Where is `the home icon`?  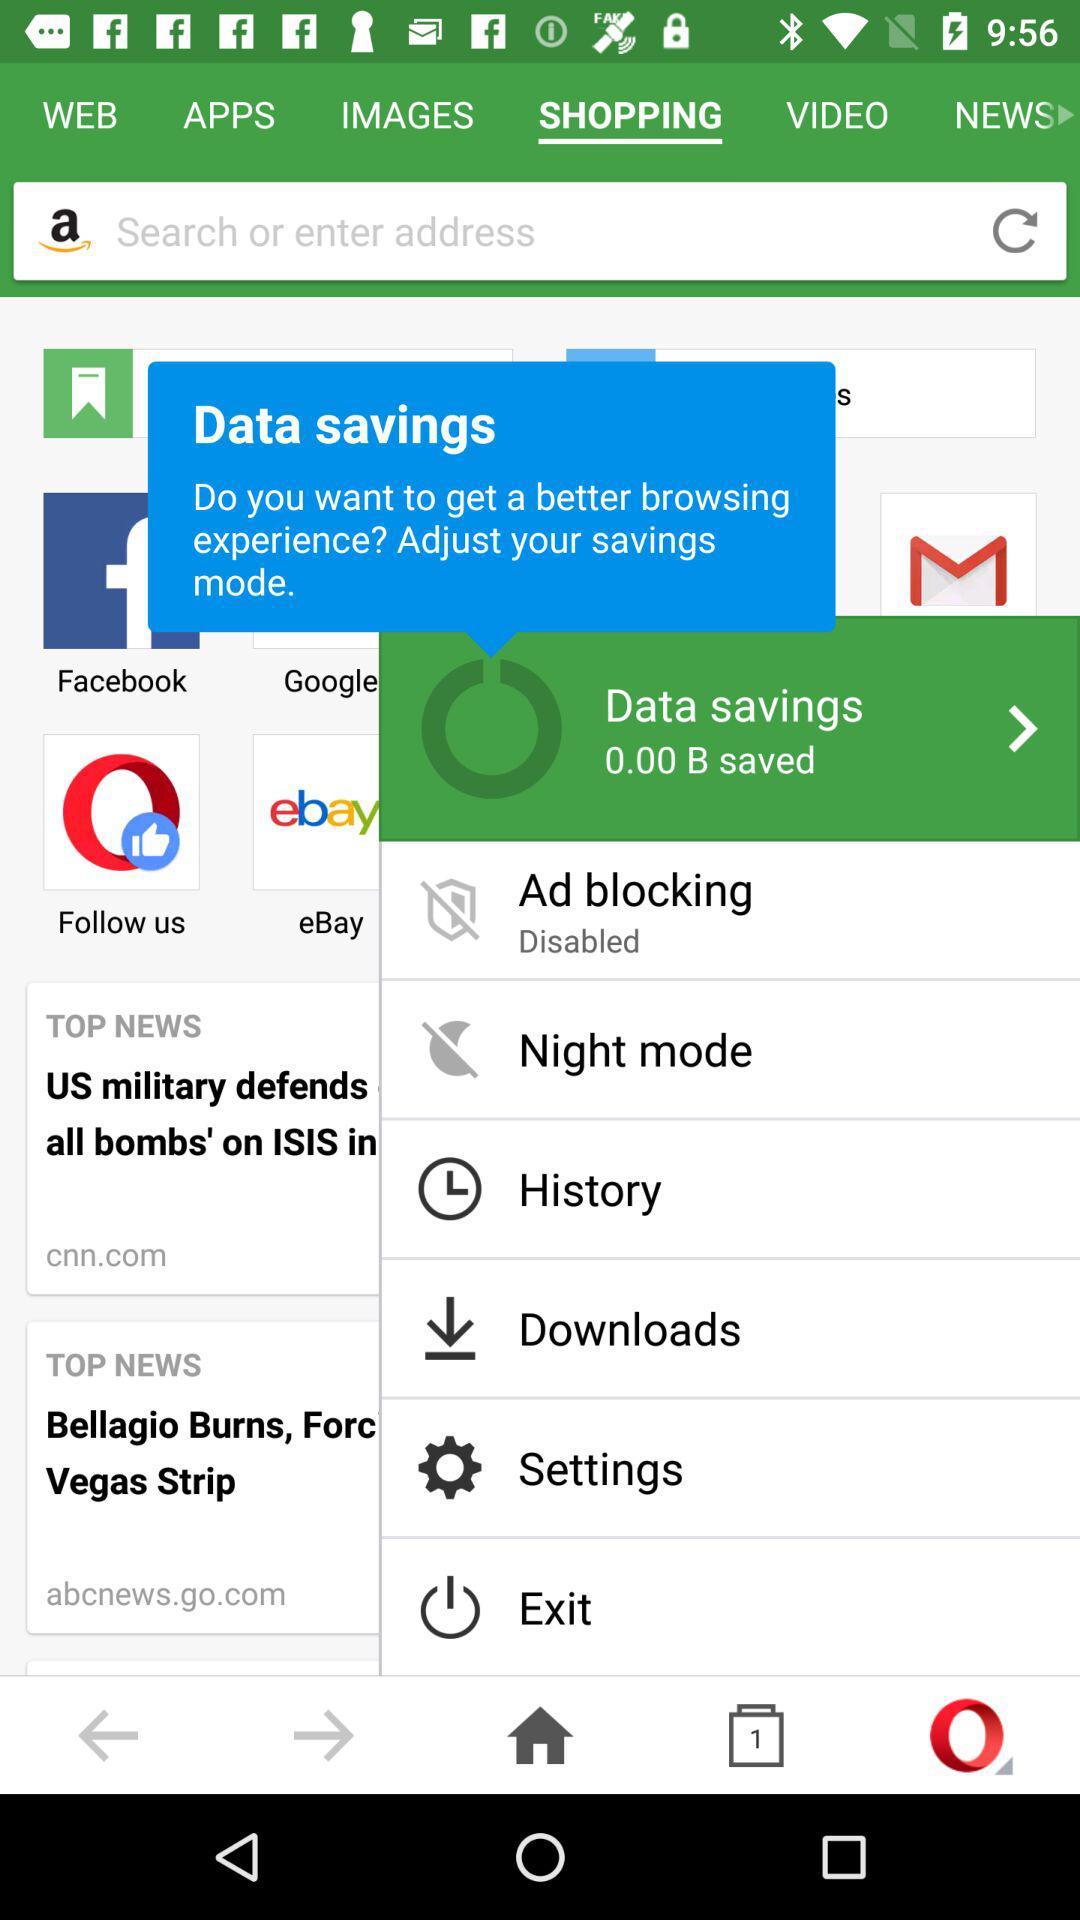
the home icon is located at coordinates (540, 1734).